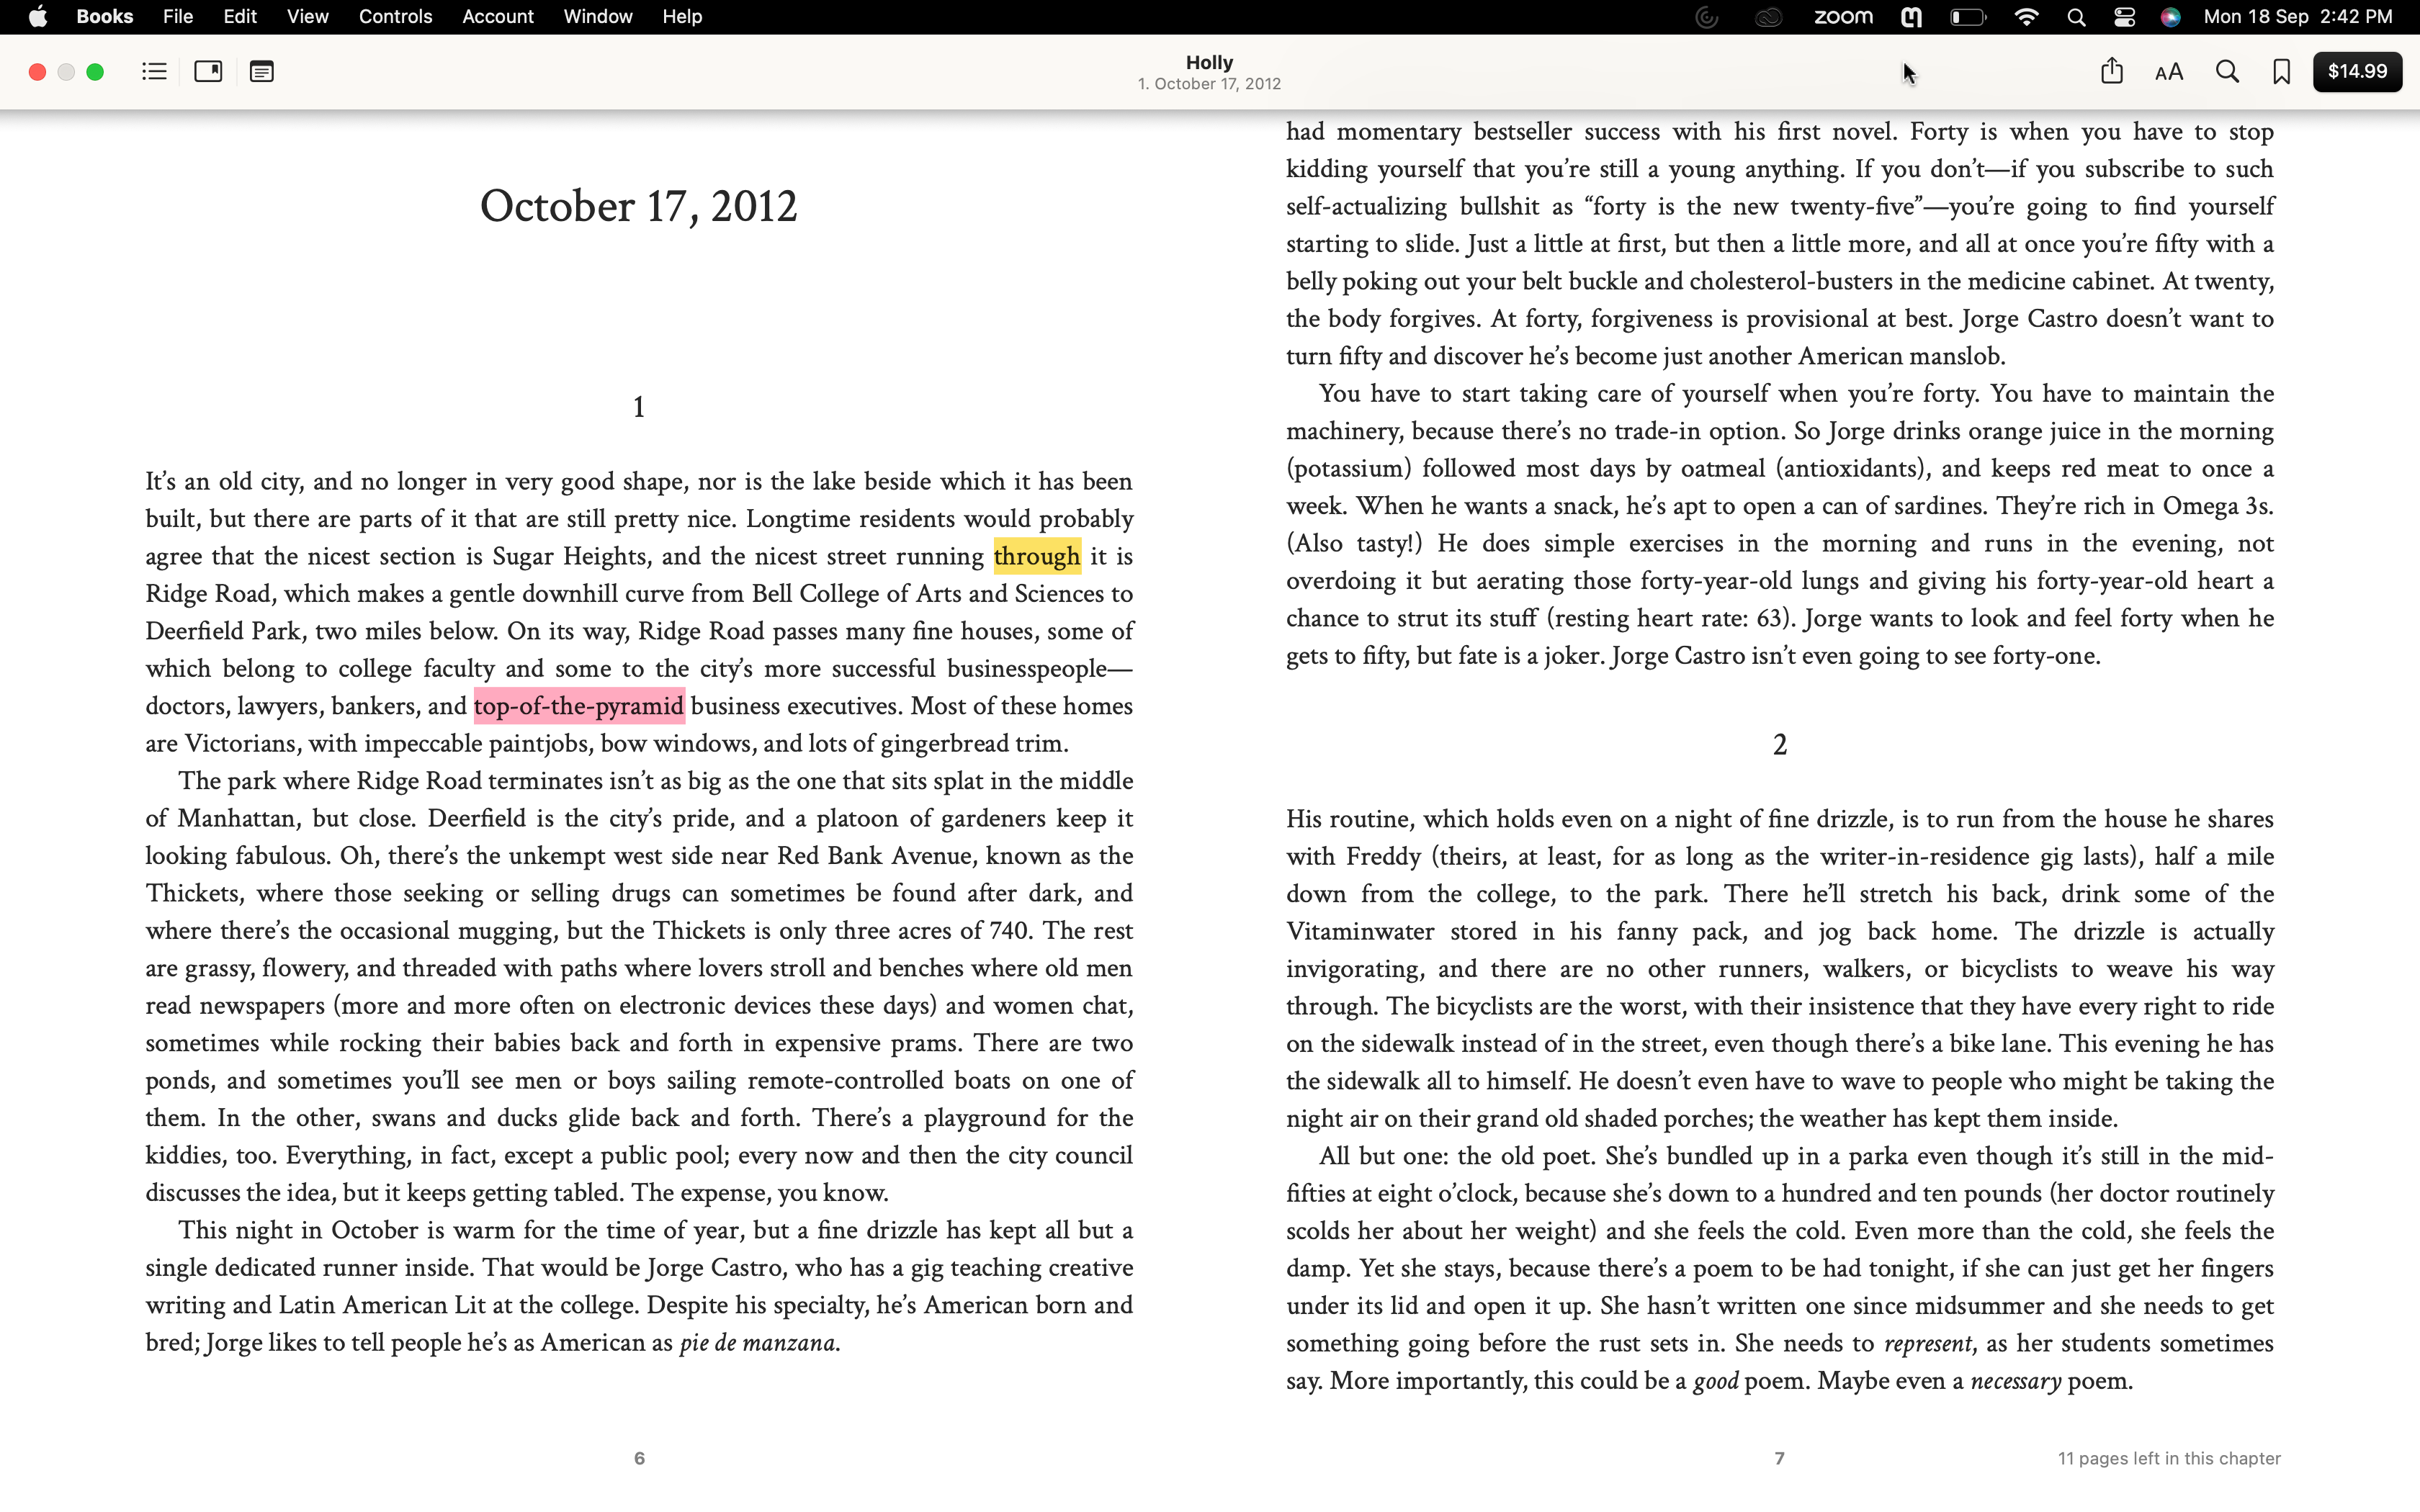 This screenshot has width=2420, height=1512. Describe the element at coordinates (2110, 70) in the screenshot. I see `Disseminate the open page on "Facebook" social platform` at that location.